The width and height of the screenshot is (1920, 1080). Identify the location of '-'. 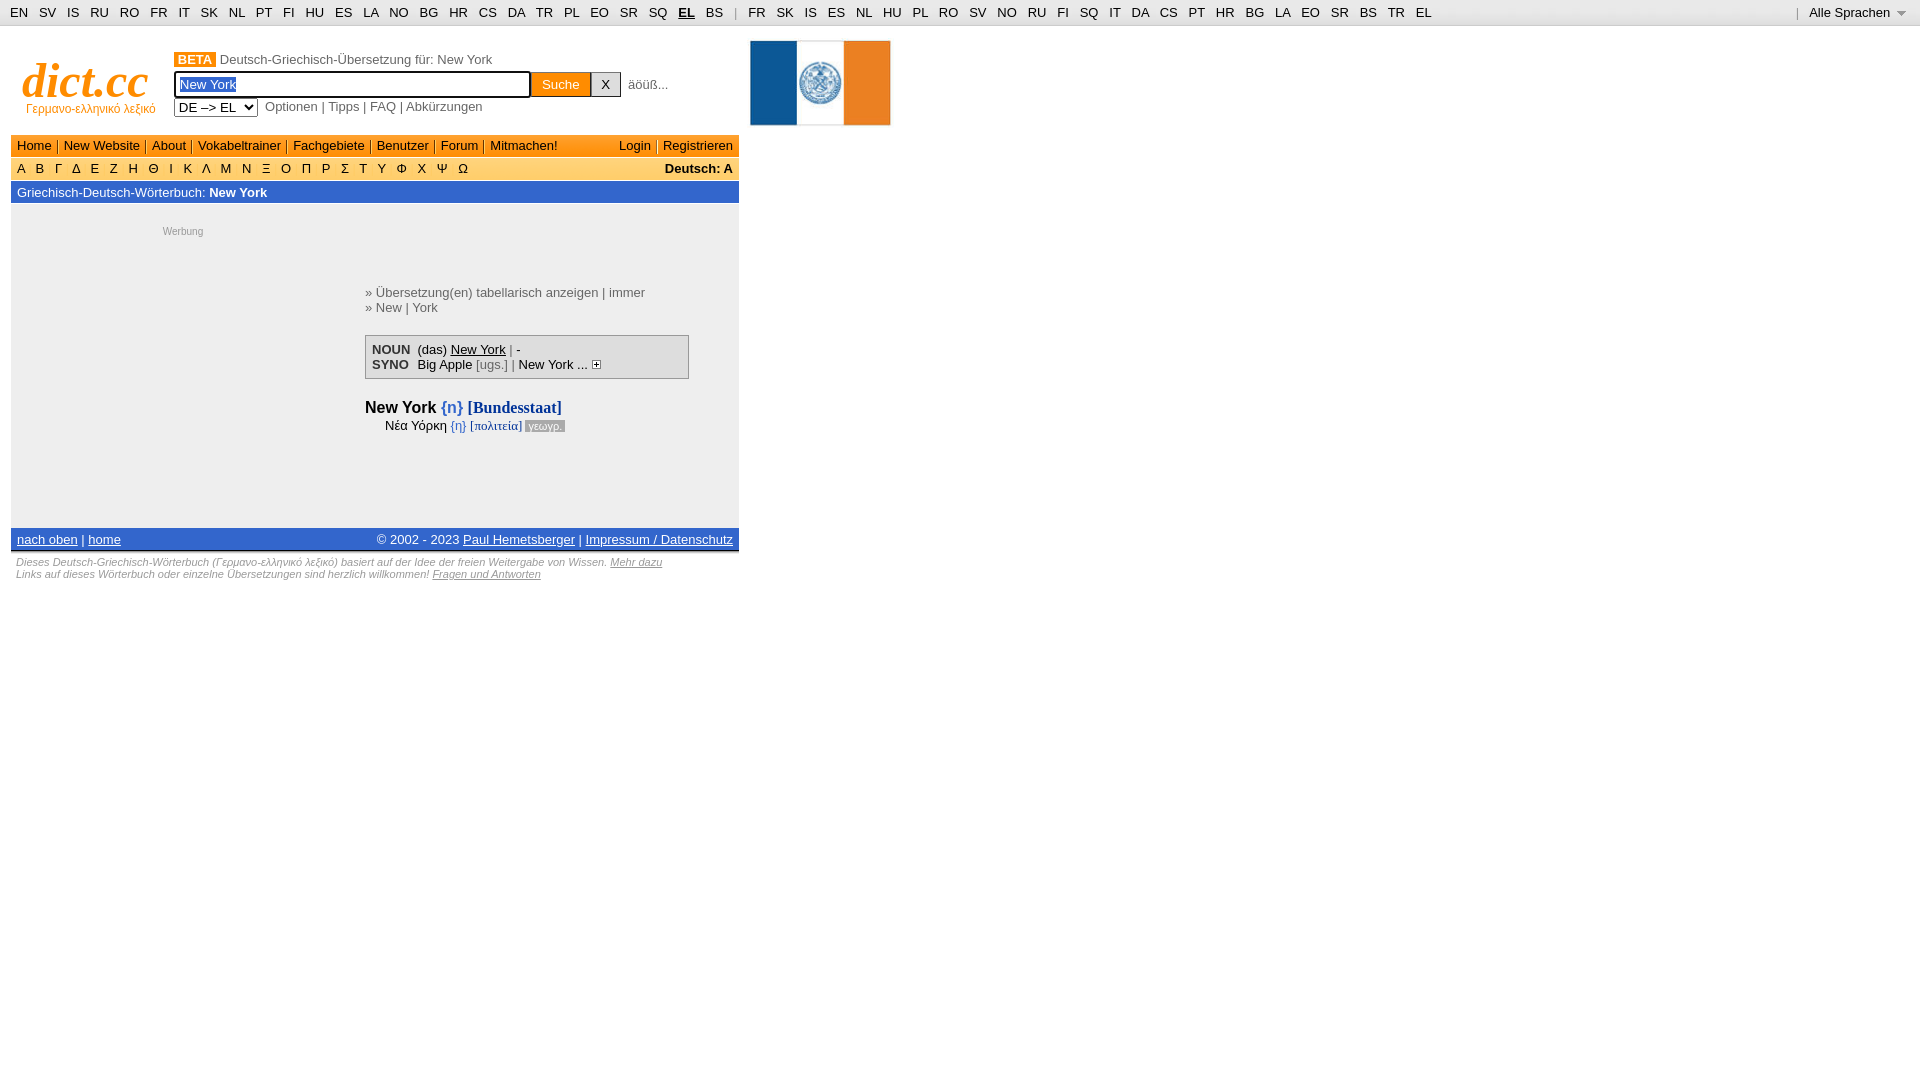
(518, 348).